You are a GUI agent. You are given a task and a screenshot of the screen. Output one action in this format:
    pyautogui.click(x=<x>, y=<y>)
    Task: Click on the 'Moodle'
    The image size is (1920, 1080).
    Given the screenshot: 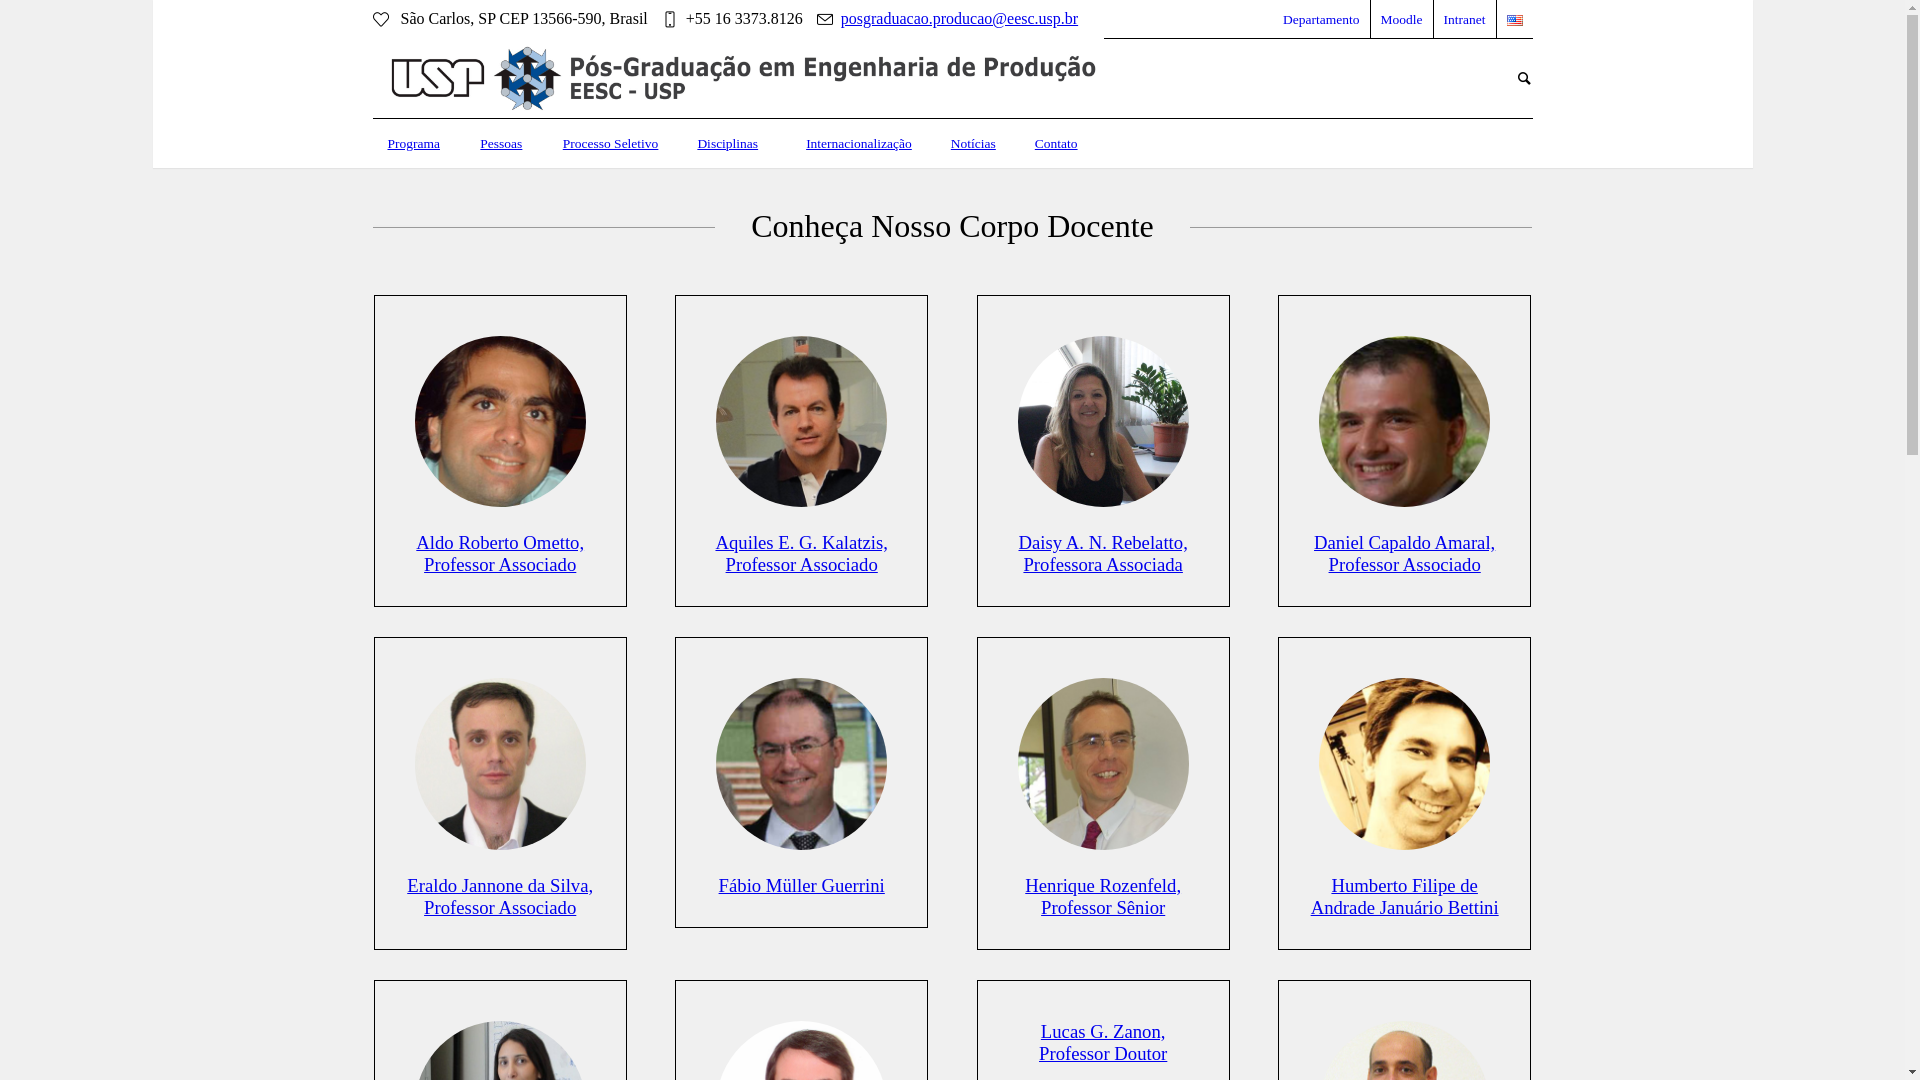 What is the action you would take?
    pyautogui.click(x=1400, y=19)
    